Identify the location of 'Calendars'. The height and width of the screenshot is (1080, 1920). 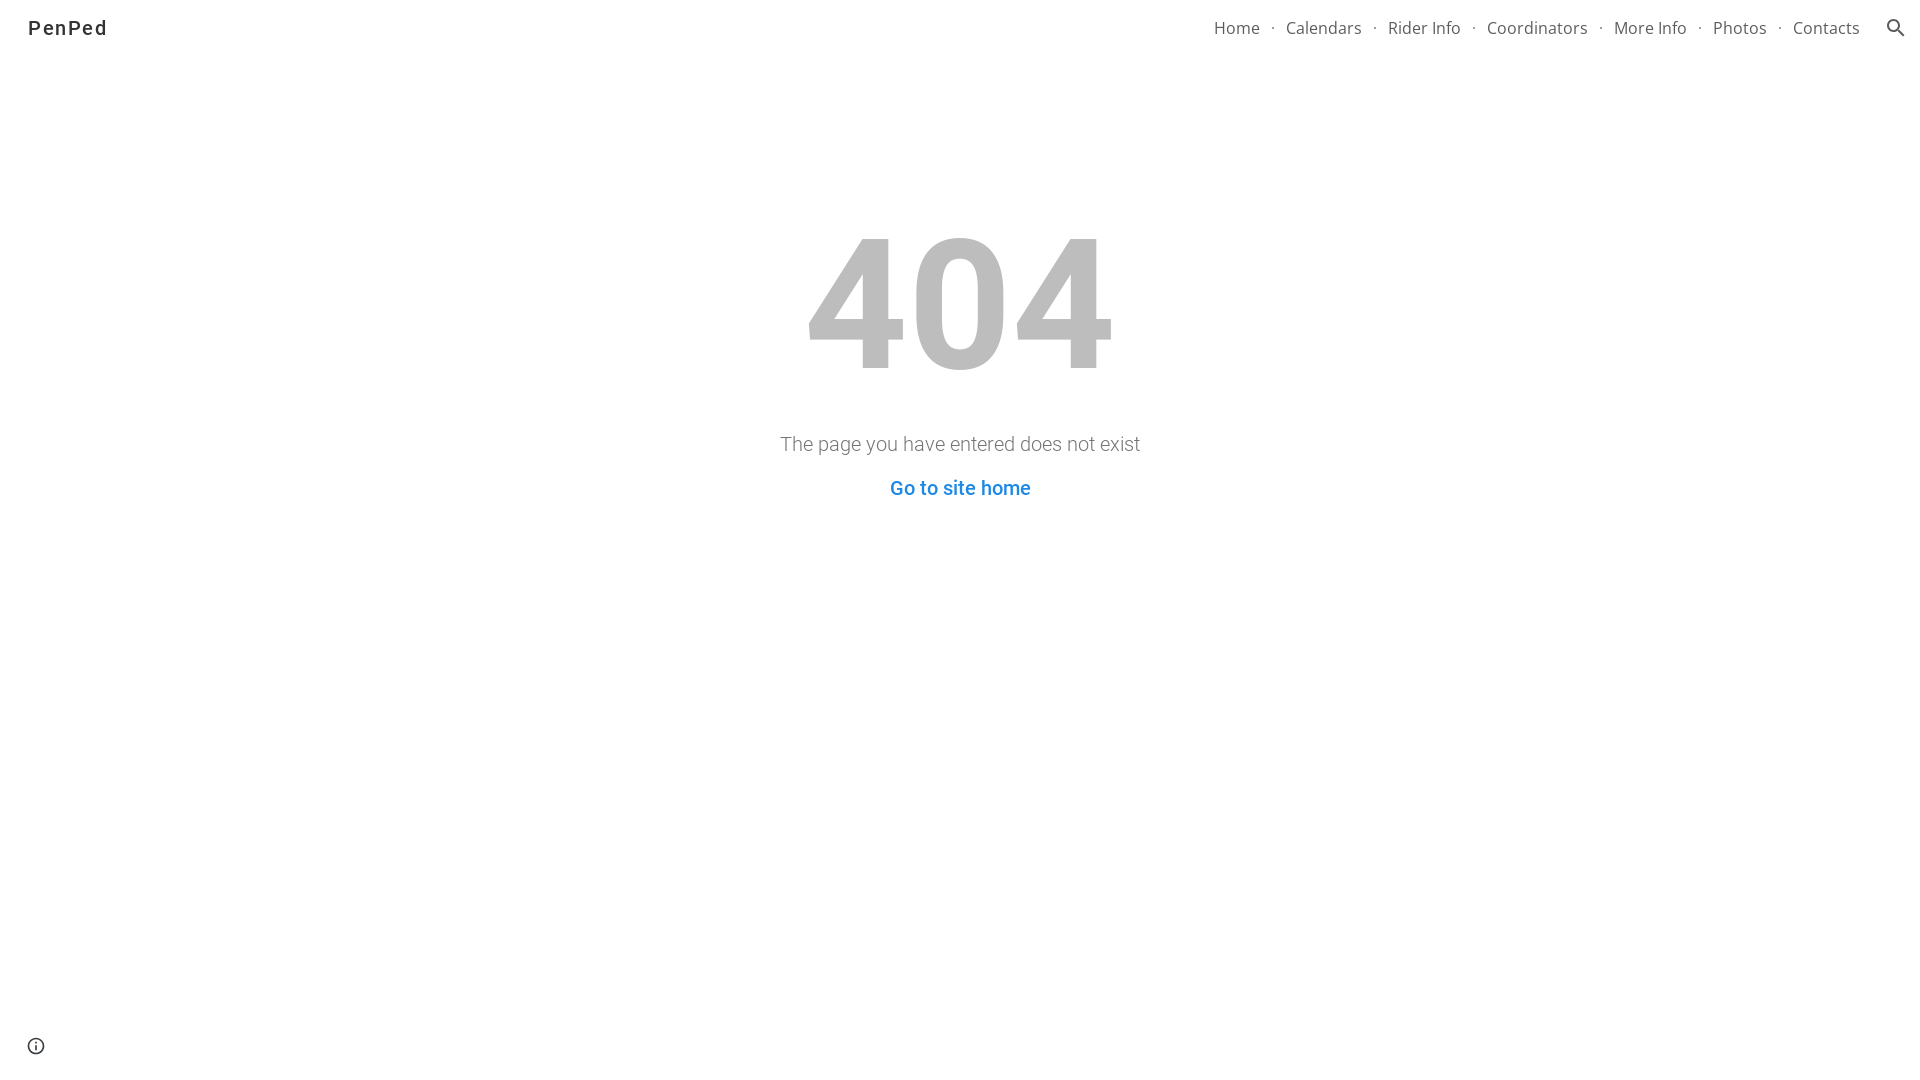
(1324, 27).